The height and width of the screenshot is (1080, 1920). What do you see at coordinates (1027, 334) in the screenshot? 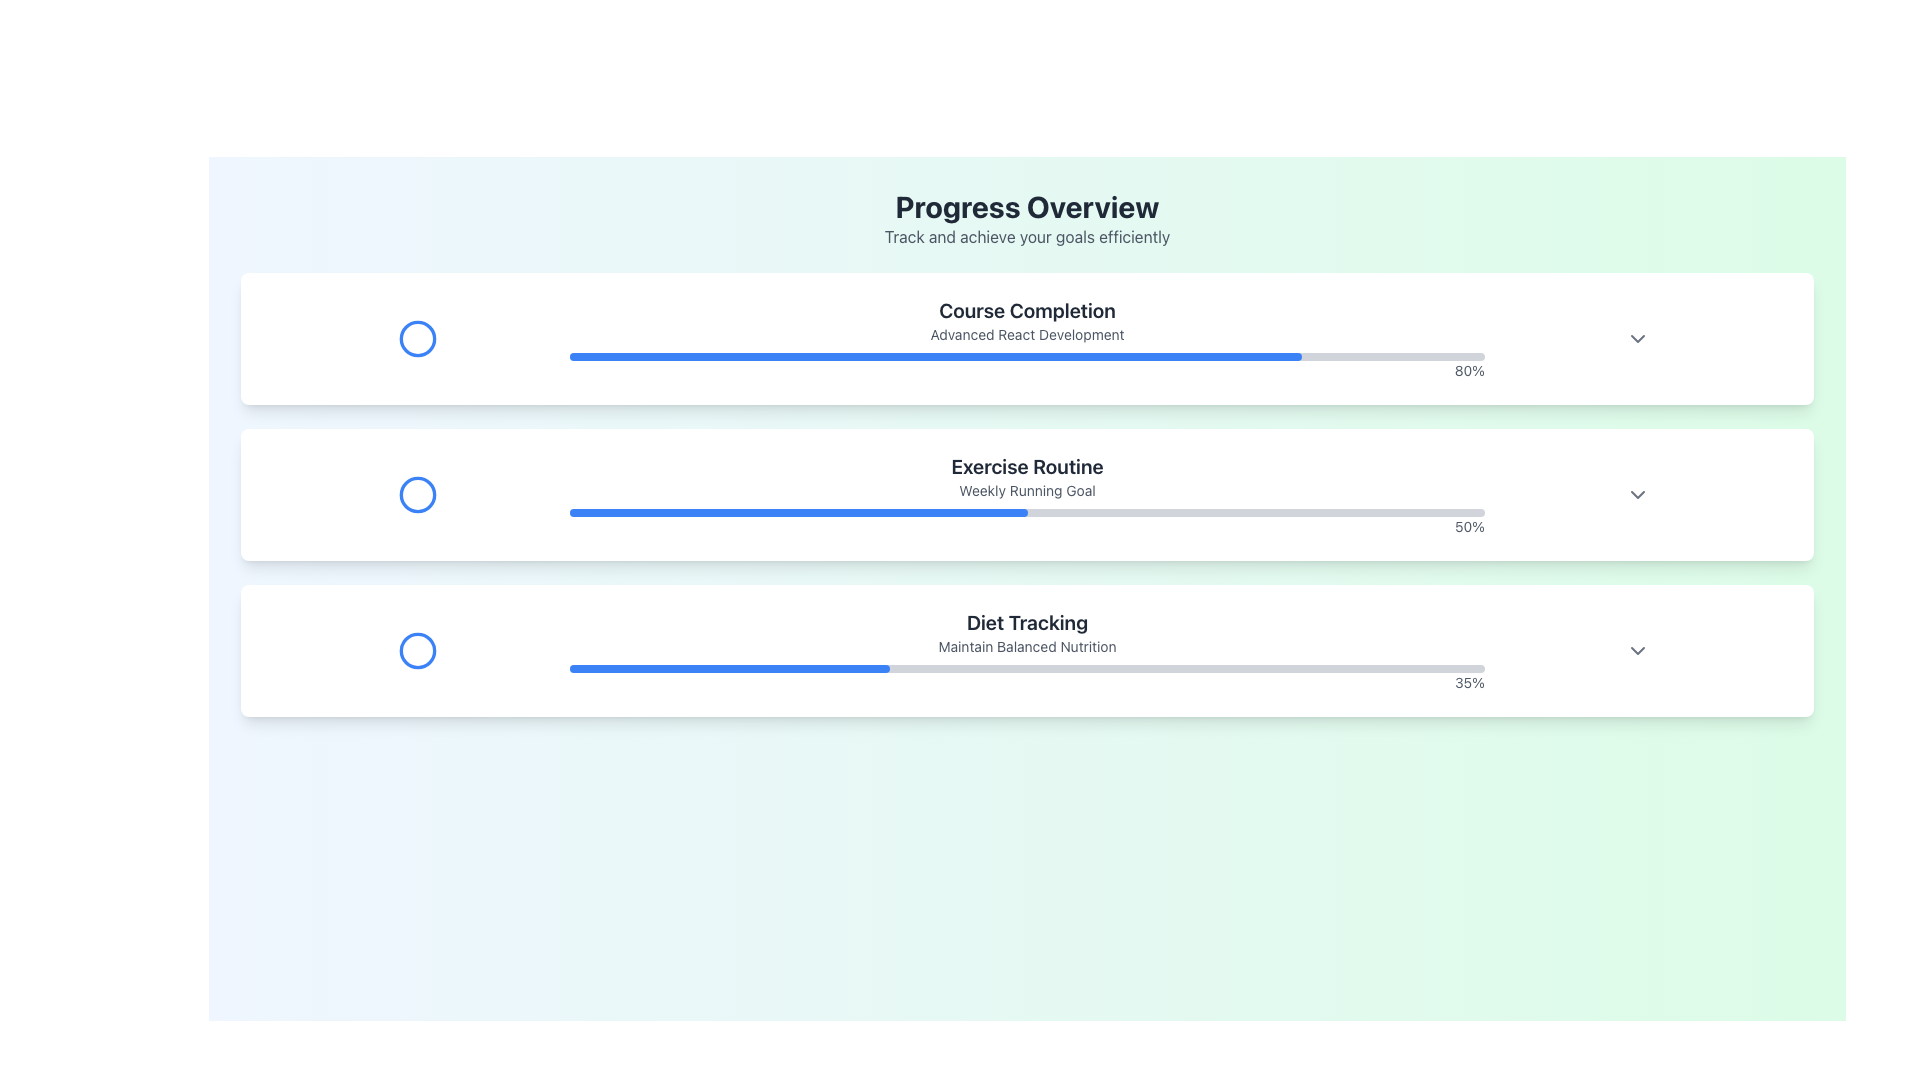
I see `the static text displaying 'Advanced React Development', which is aligned below the 'Course Completion' text in gray color` at bounding box center [1027, 334].